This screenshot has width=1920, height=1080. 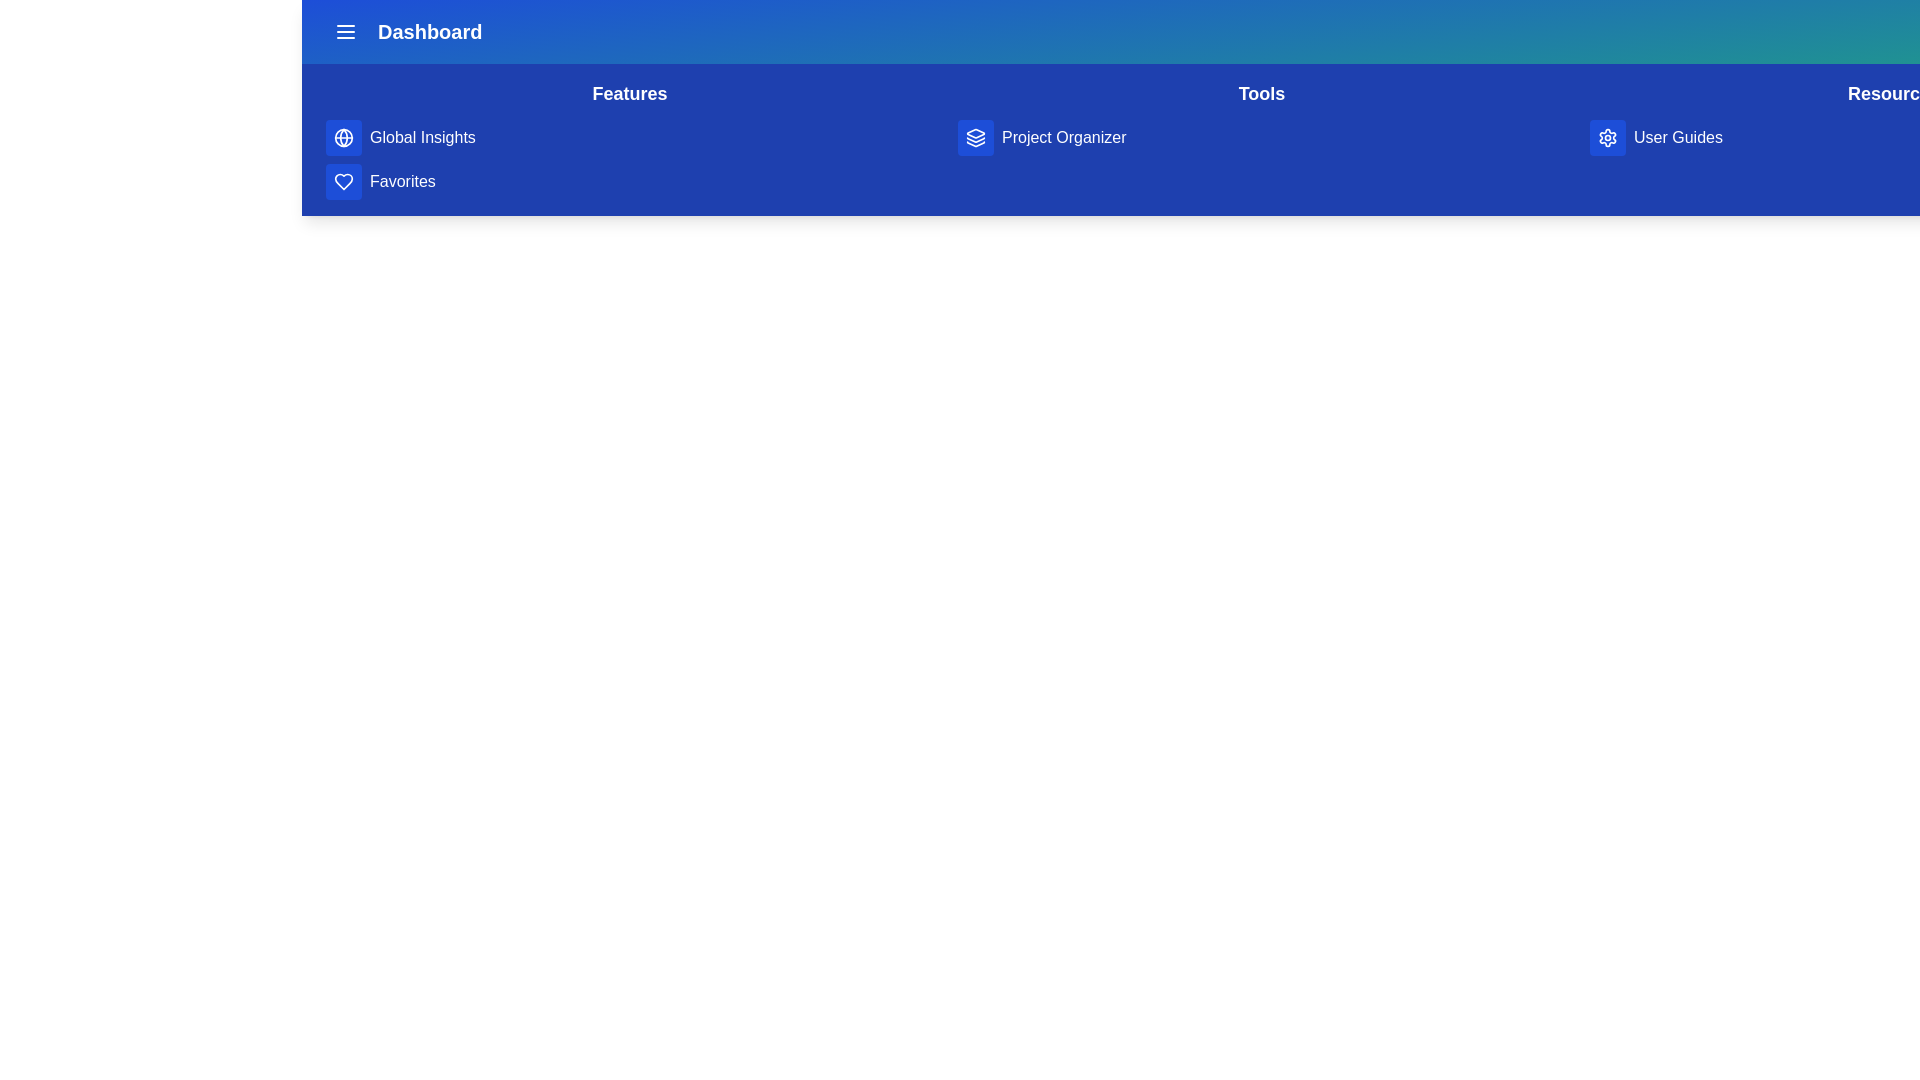 What do you see at coordinates (975, 139) in the screenshot?
I see `the middle layer of the three-layer icon representing the 'Project Organizer' feature located near the top-right of the blue navigation bar in the 'Tools' section` at bounding box center [975, 139].